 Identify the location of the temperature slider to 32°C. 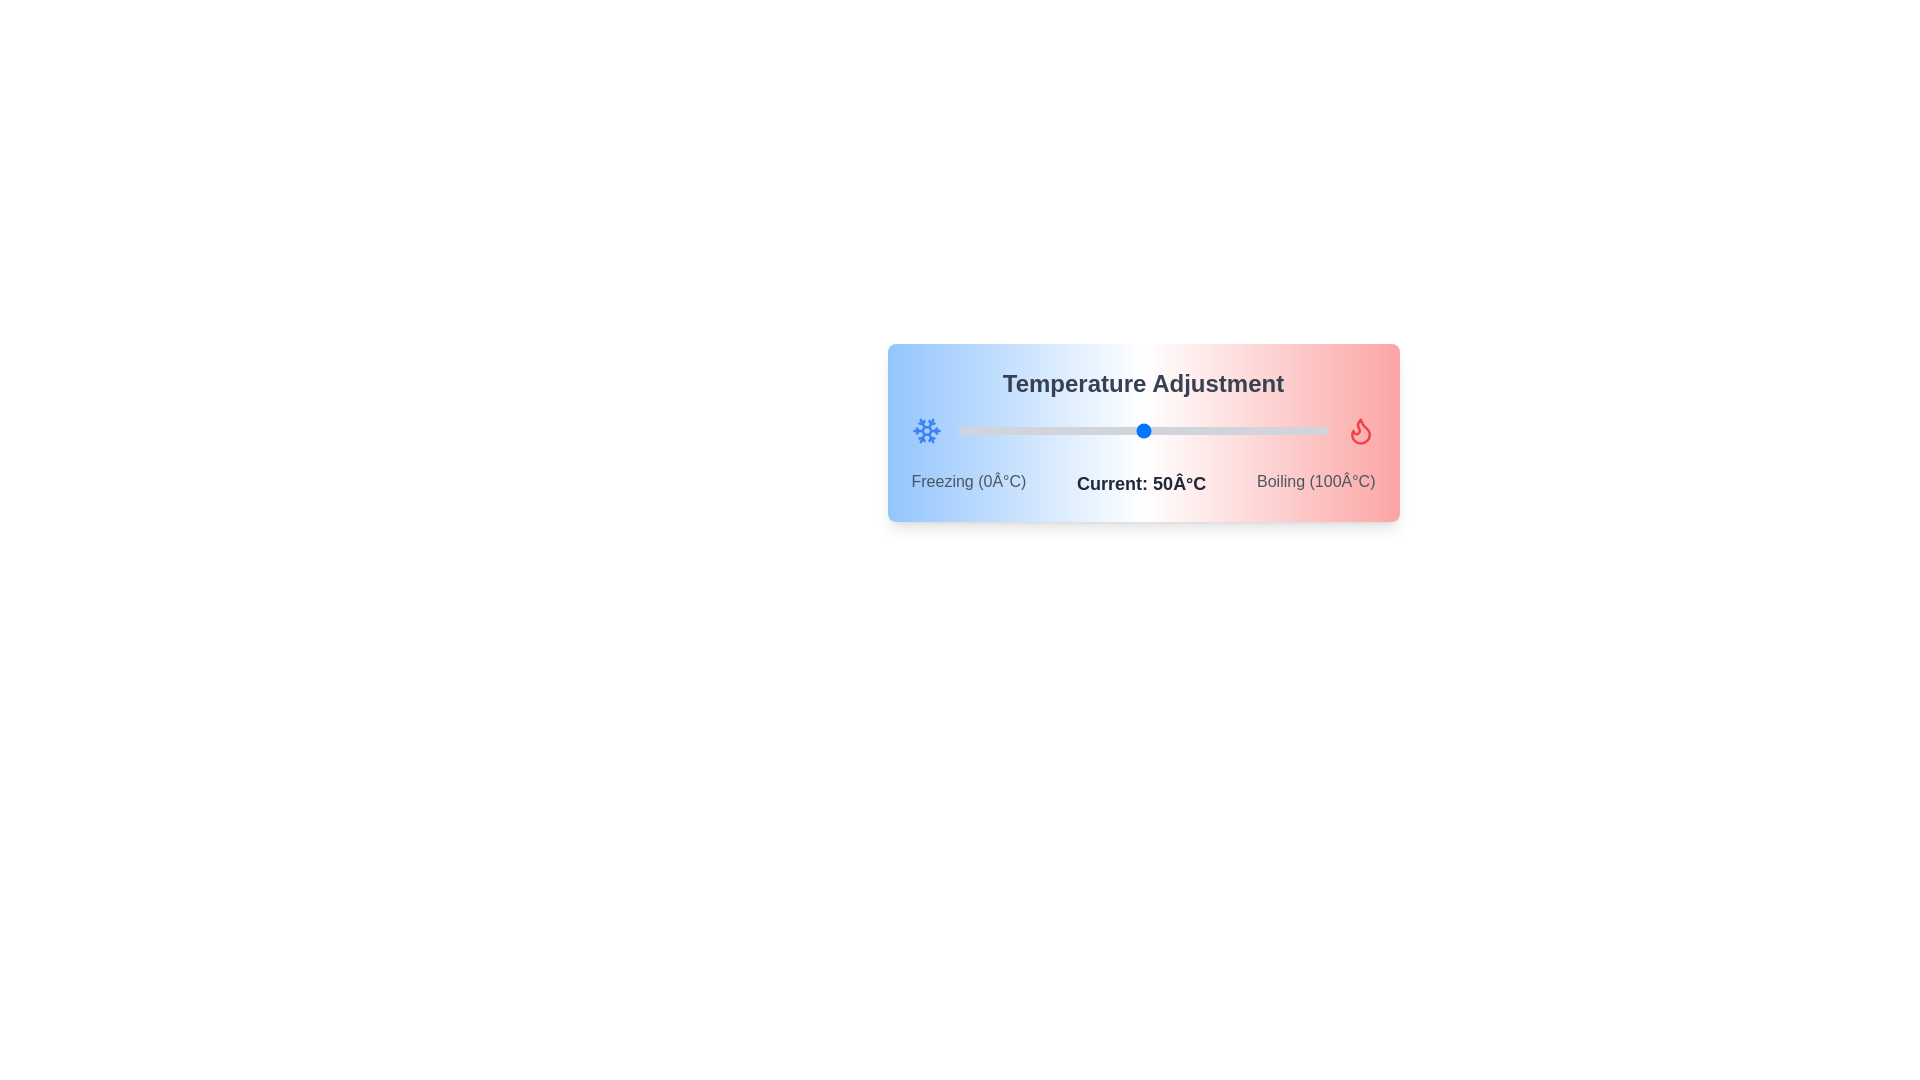
(1075, 430).